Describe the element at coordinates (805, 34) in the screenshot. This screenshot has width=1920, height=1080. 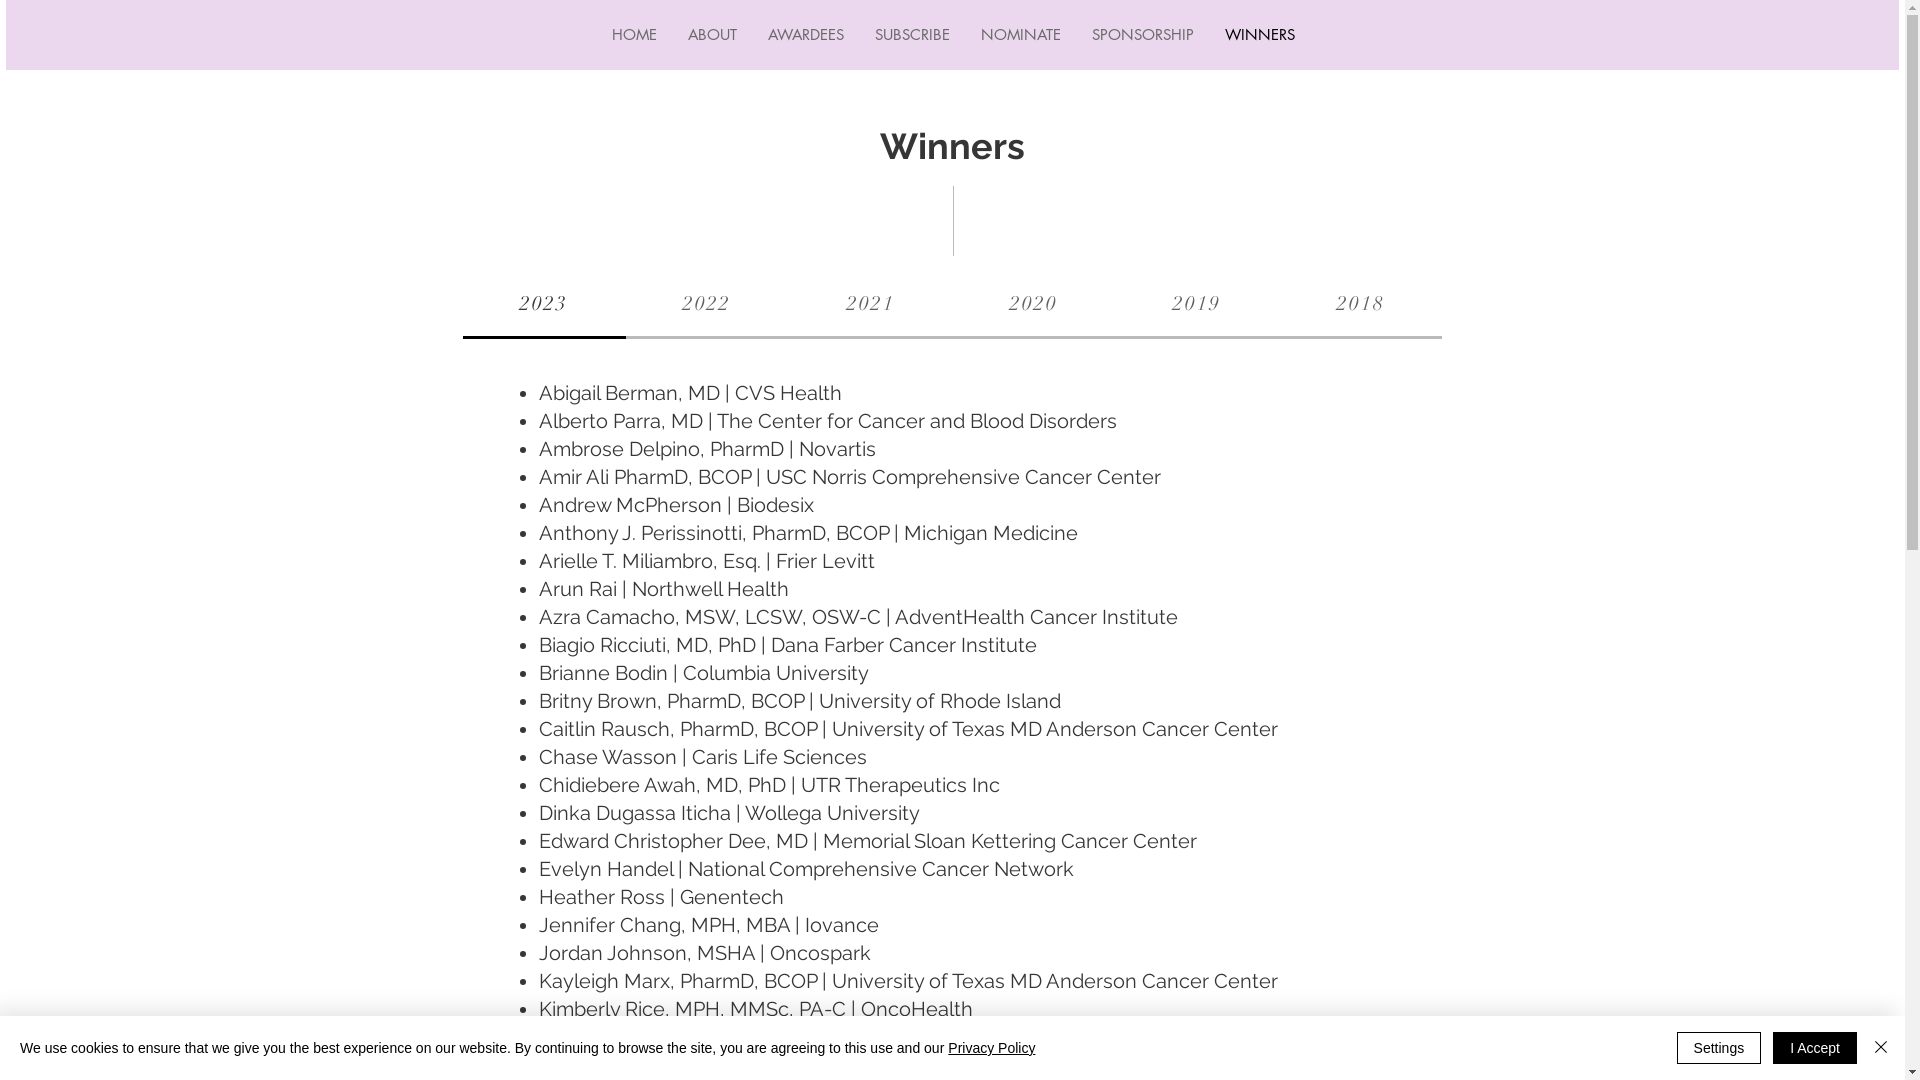
I see `'AWARDEES'` at that location.